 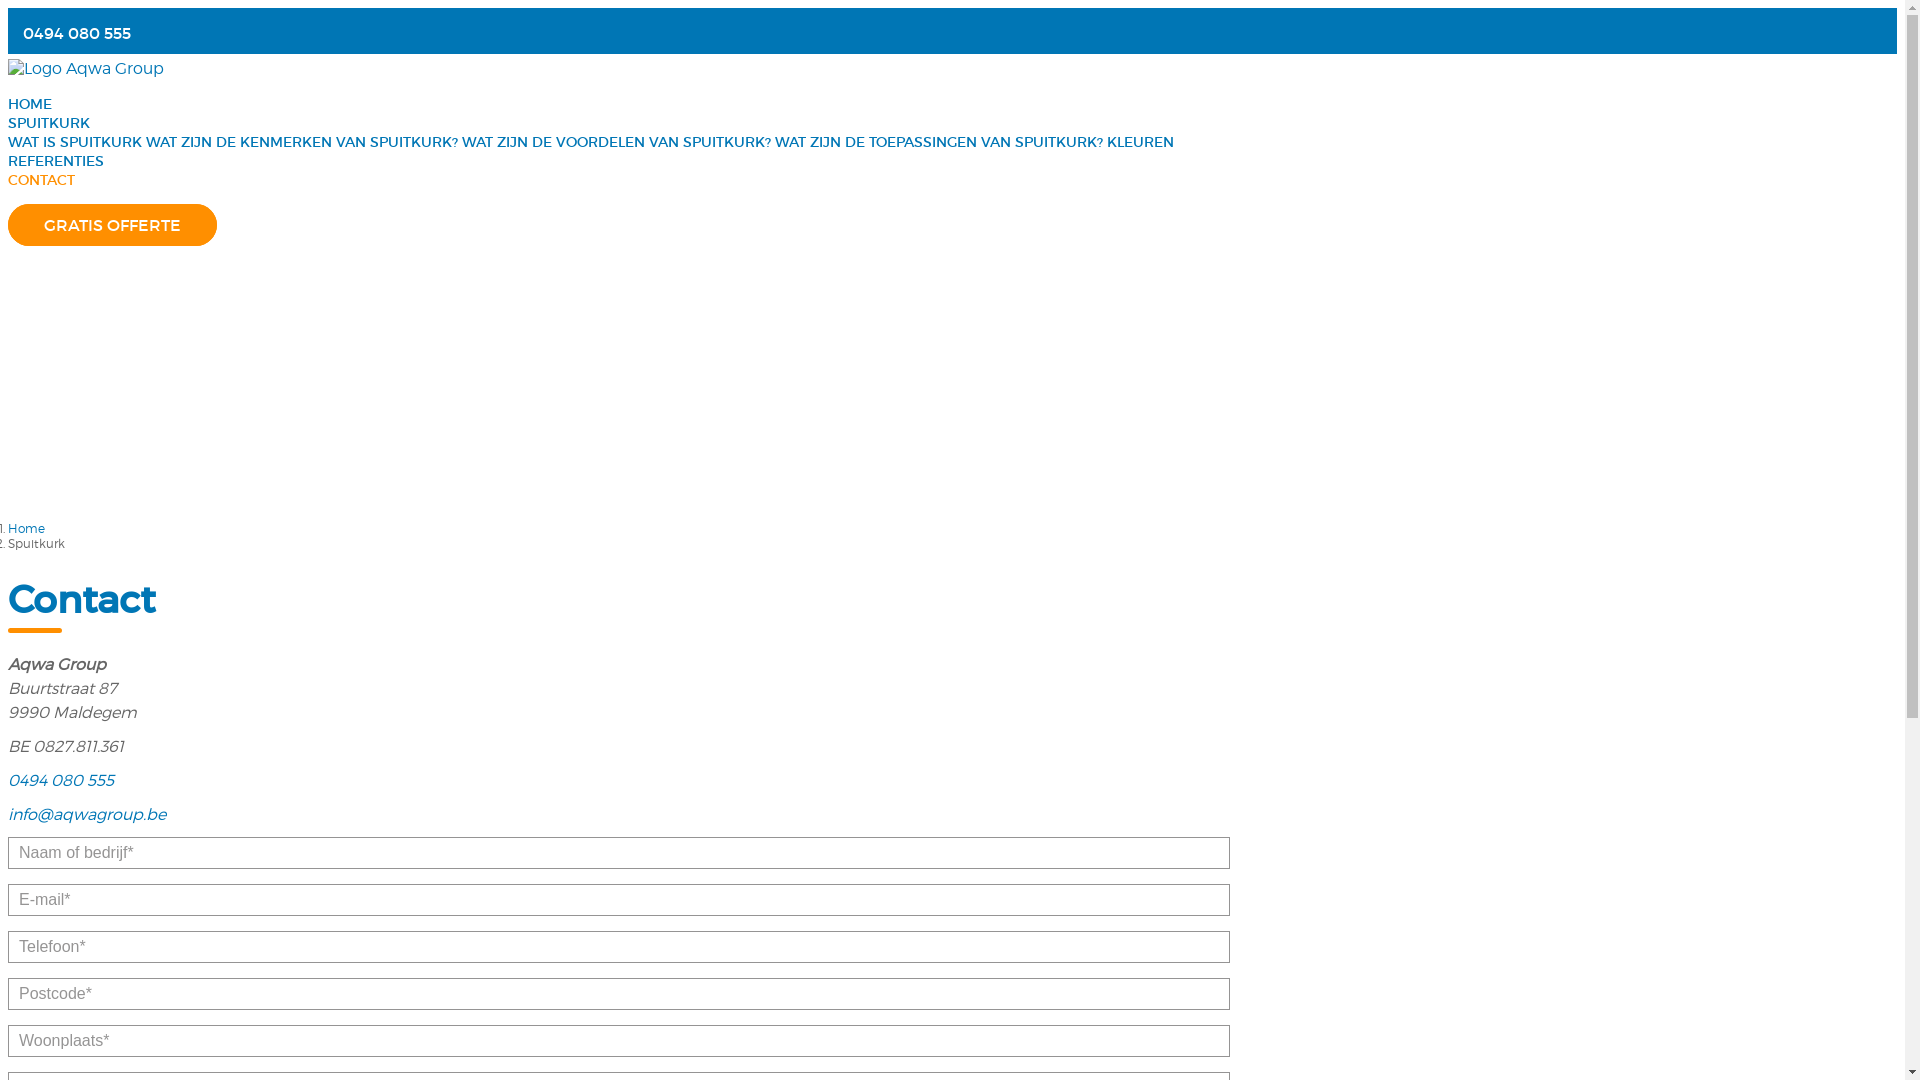 What do you see at coordinates (26, 527) in the screenshot?
I see `'Home'` at bounding box center [26, 527].